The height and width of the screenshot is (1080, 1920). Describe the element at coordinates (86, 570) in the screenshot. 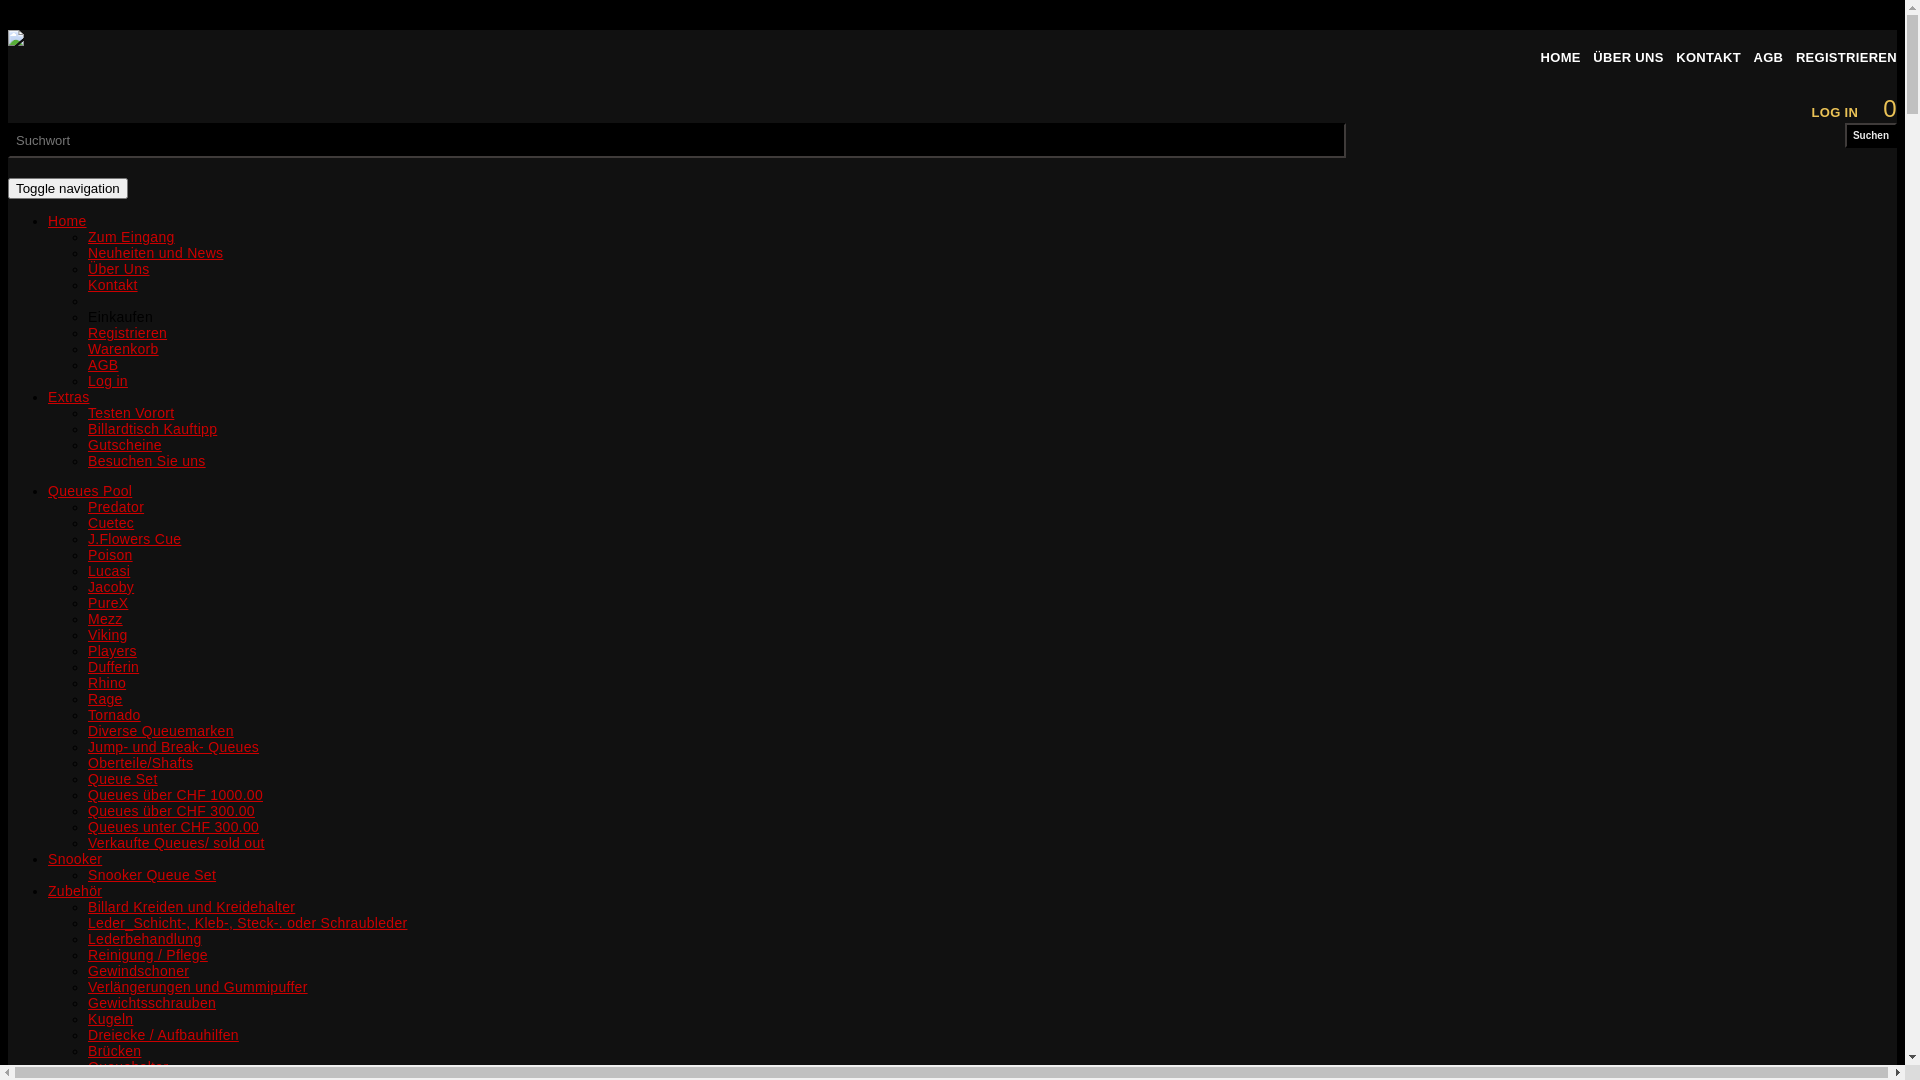

I see `'Lucasi'` at that location.